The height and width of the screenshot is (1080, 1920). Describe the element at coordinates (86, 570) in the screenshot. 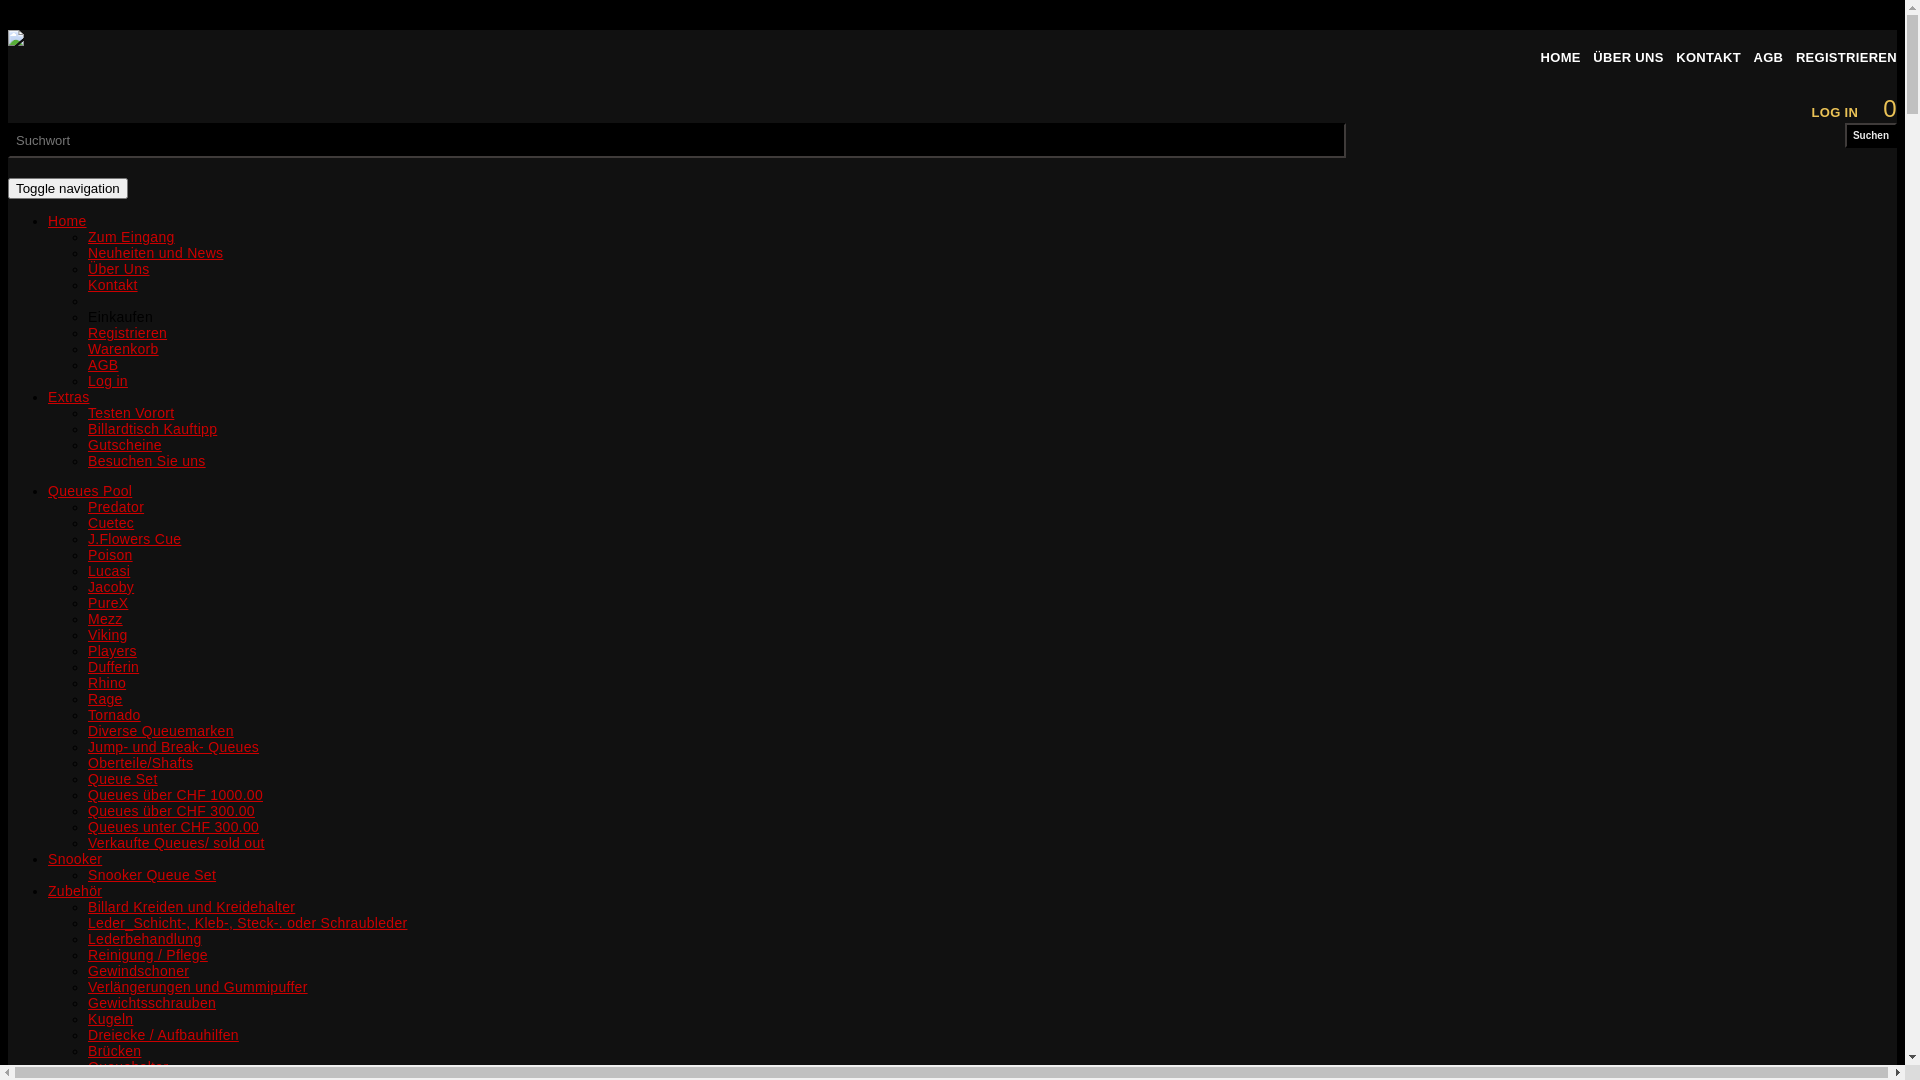

I see `'Lucasi'` at that location.